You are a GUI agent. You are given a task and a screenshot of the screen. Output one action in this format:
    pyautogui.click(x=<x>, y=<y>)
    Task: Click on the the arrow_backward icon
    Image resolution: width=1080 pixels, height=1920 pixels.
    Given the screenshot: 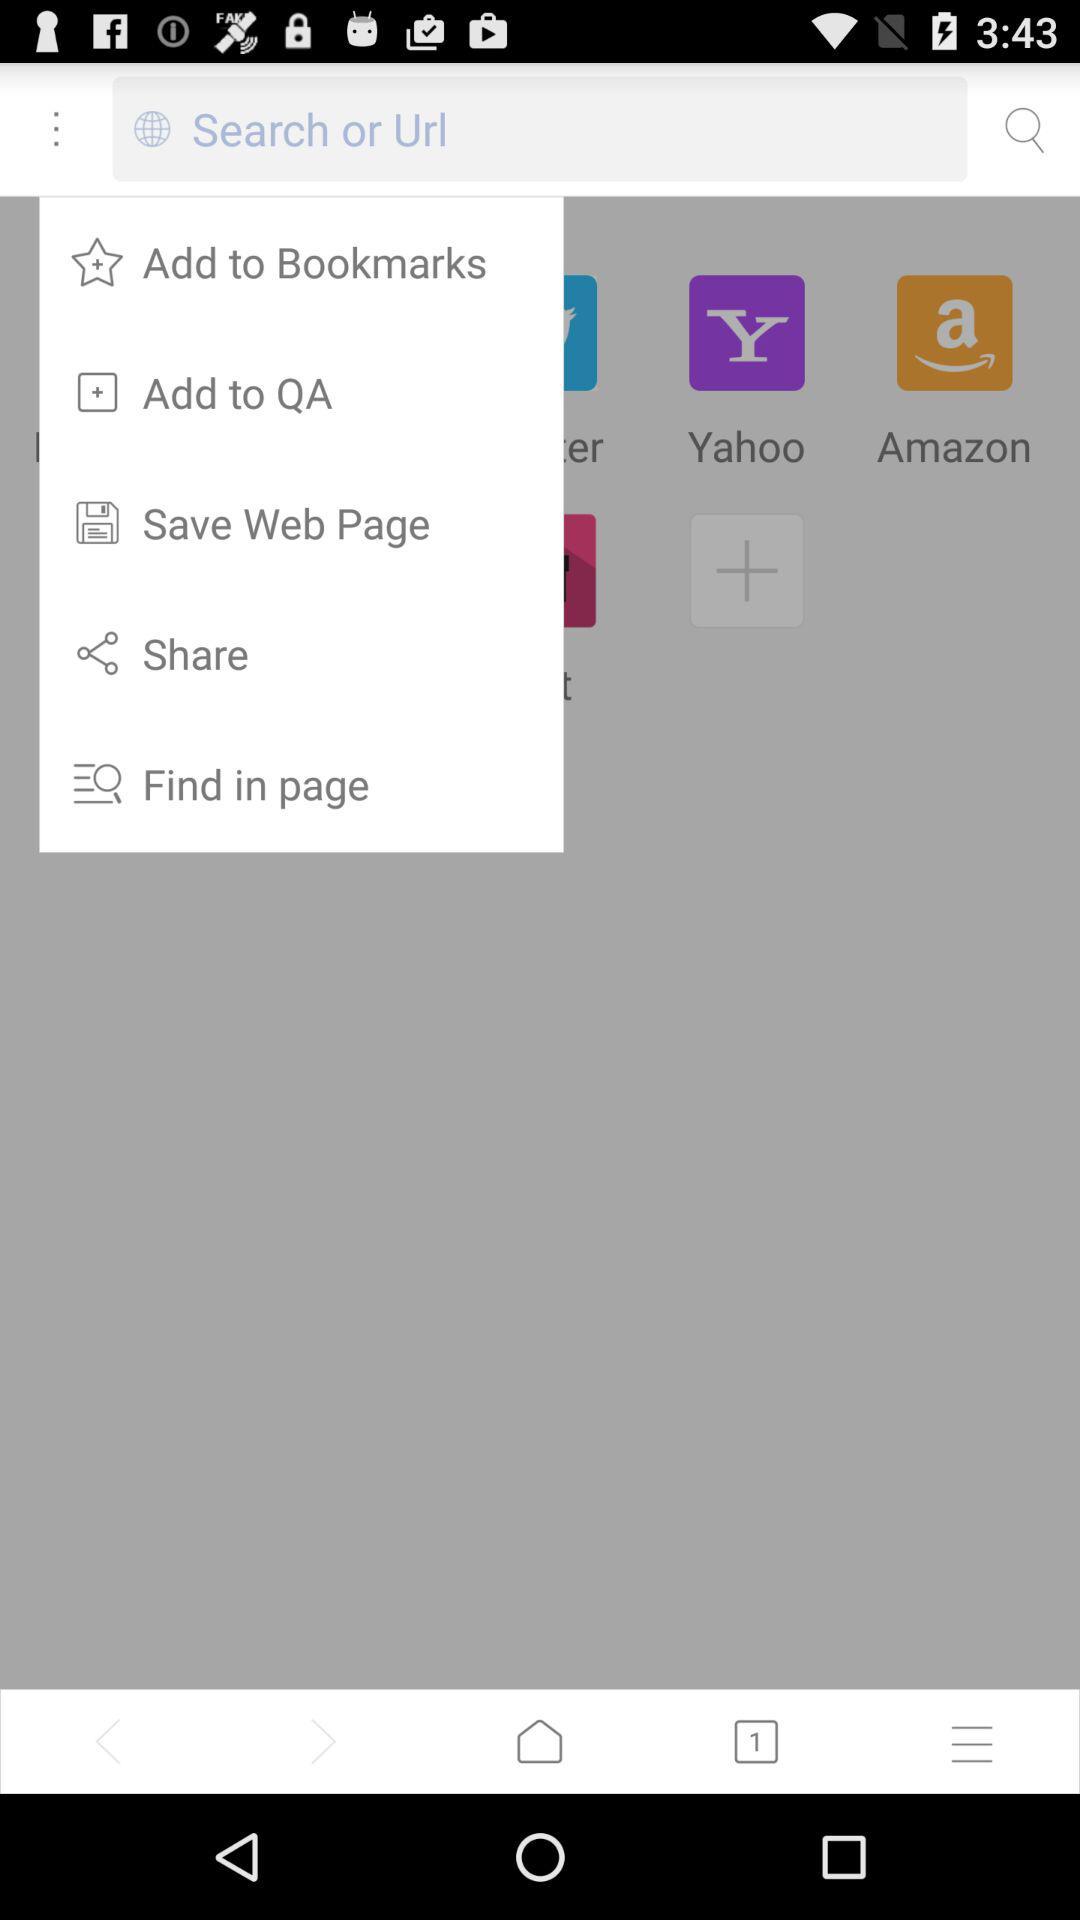 What is the action you would take?
    pyautogui.click(x=108, y=1862)
    